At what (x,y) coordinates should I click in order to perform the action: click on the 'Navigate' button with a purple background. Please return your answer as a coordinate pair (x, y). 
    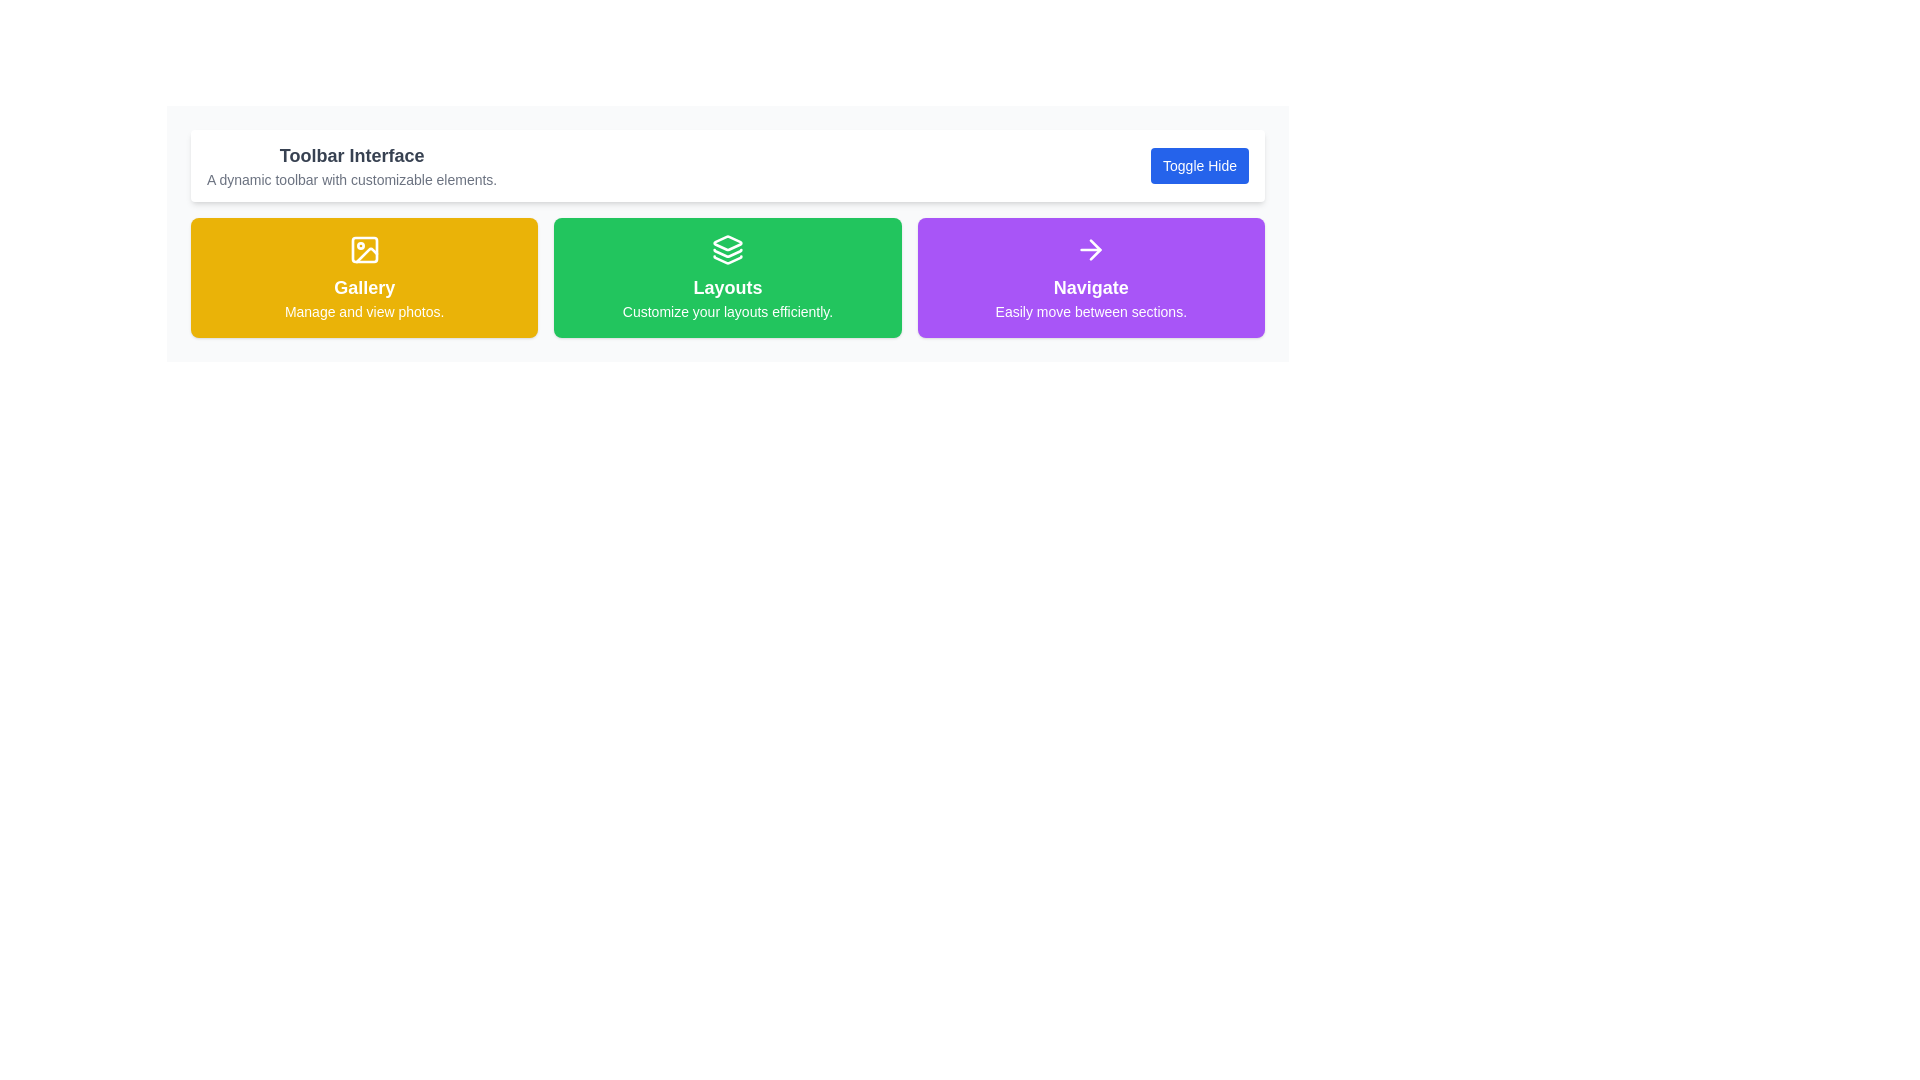
    Looking at the image, I should click on (1090, 277).